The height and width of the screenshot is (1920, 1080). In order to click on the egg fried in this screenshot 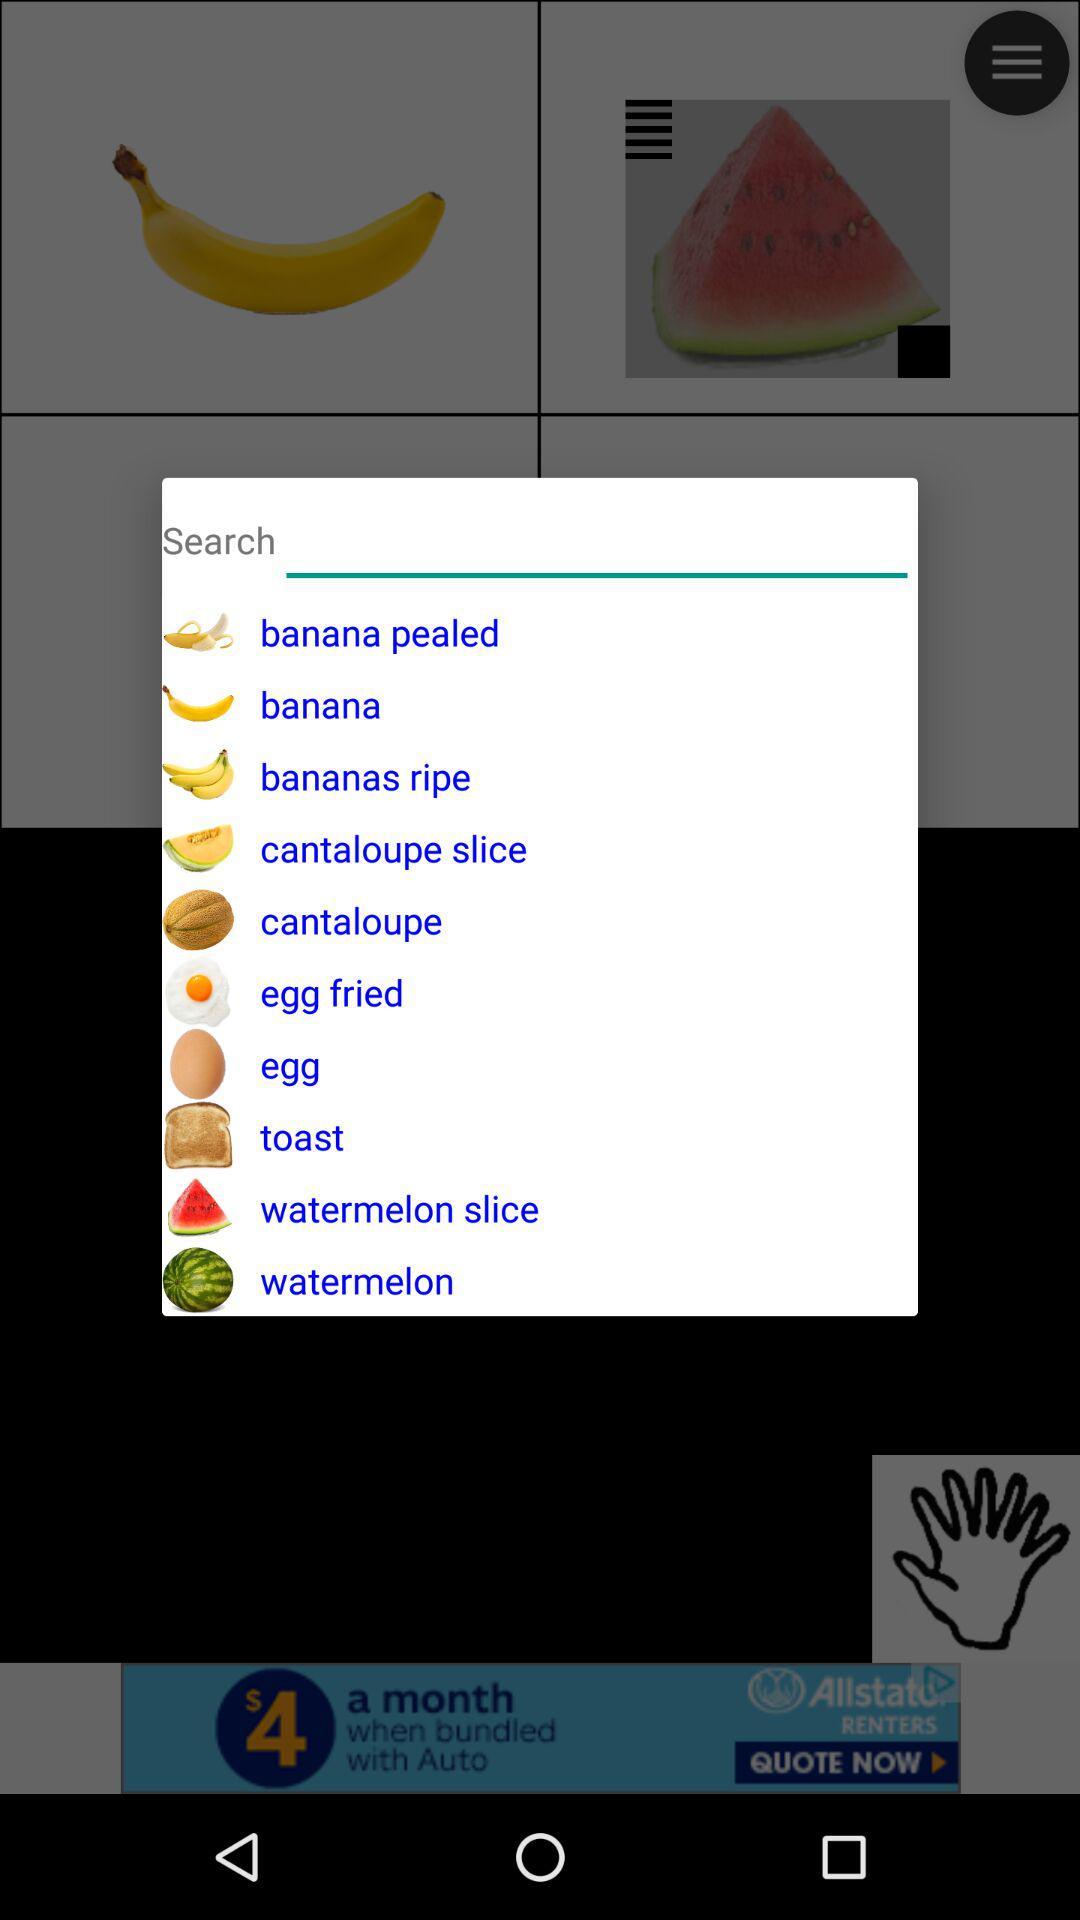, I will do `click(318, 992)`.